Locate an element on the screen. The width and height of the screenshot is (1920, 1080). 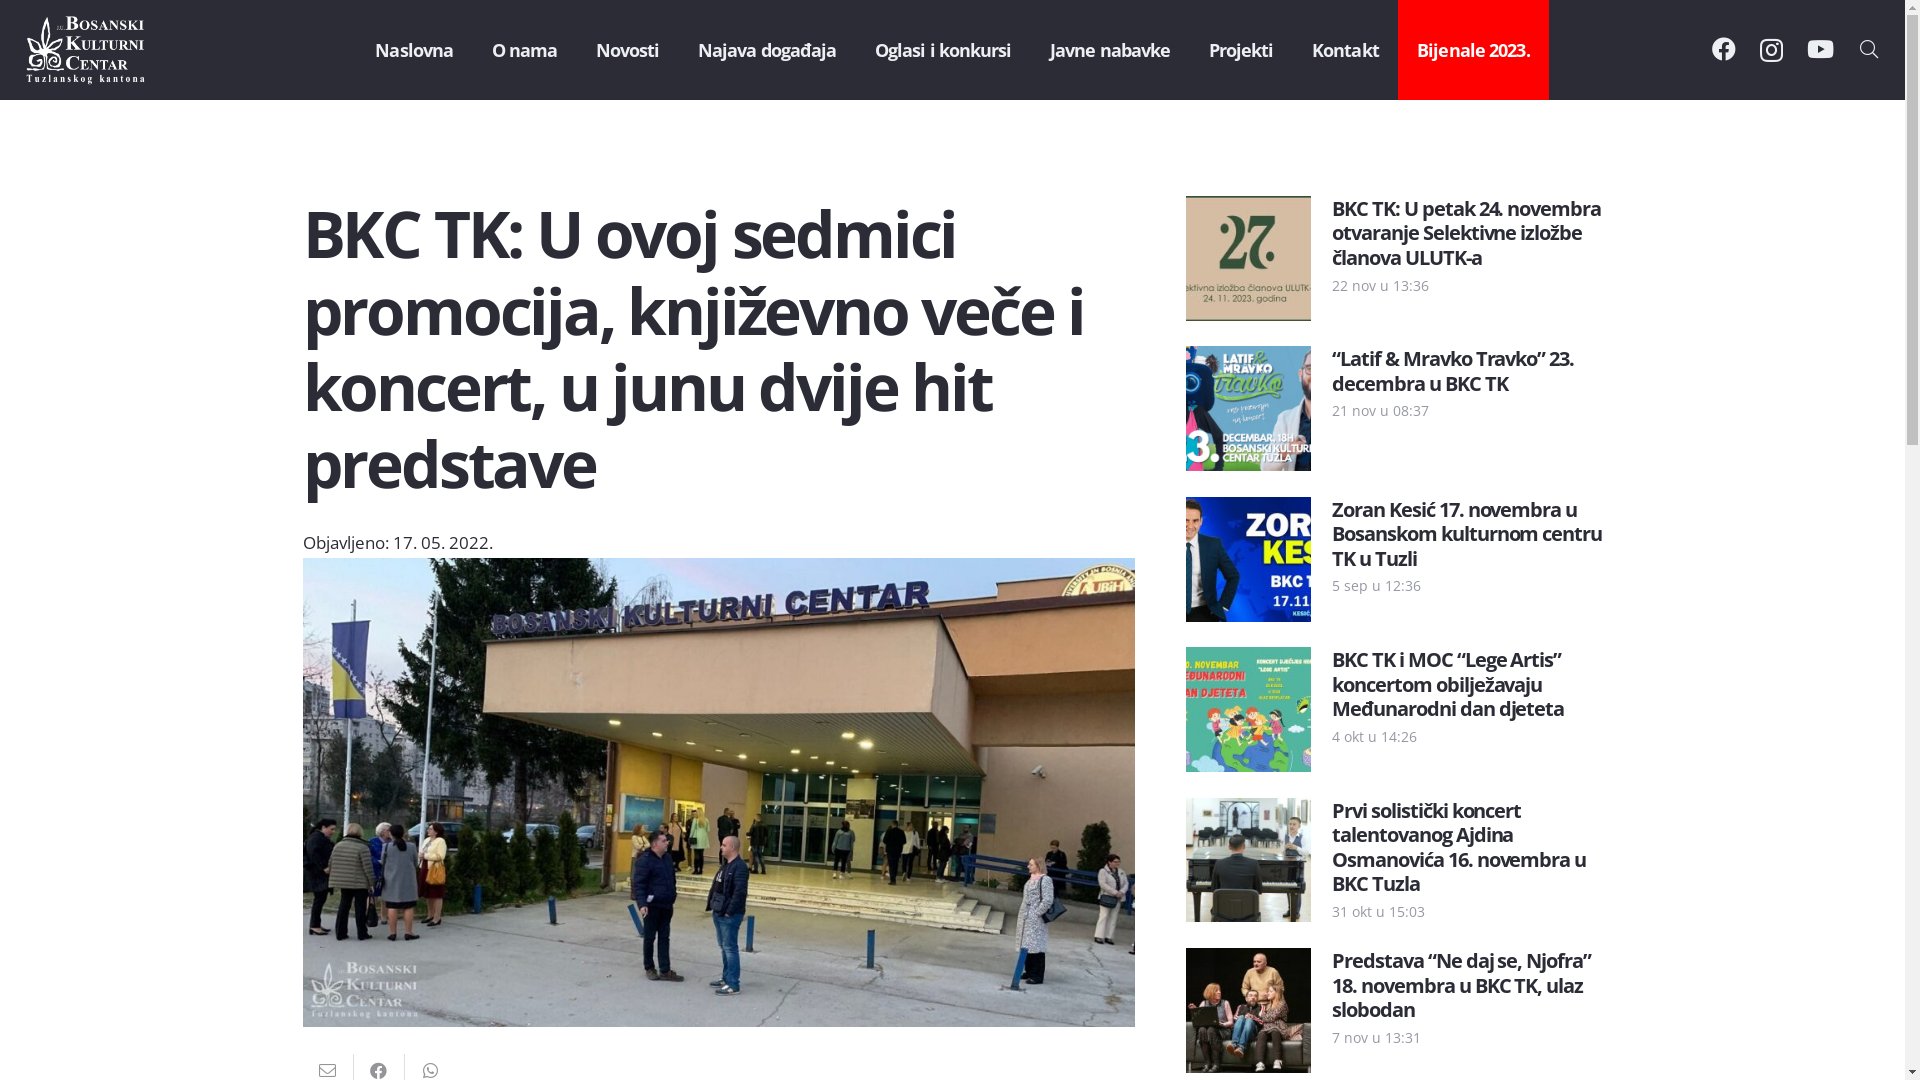
'Instagram' is located at coordinates (1771, 49).